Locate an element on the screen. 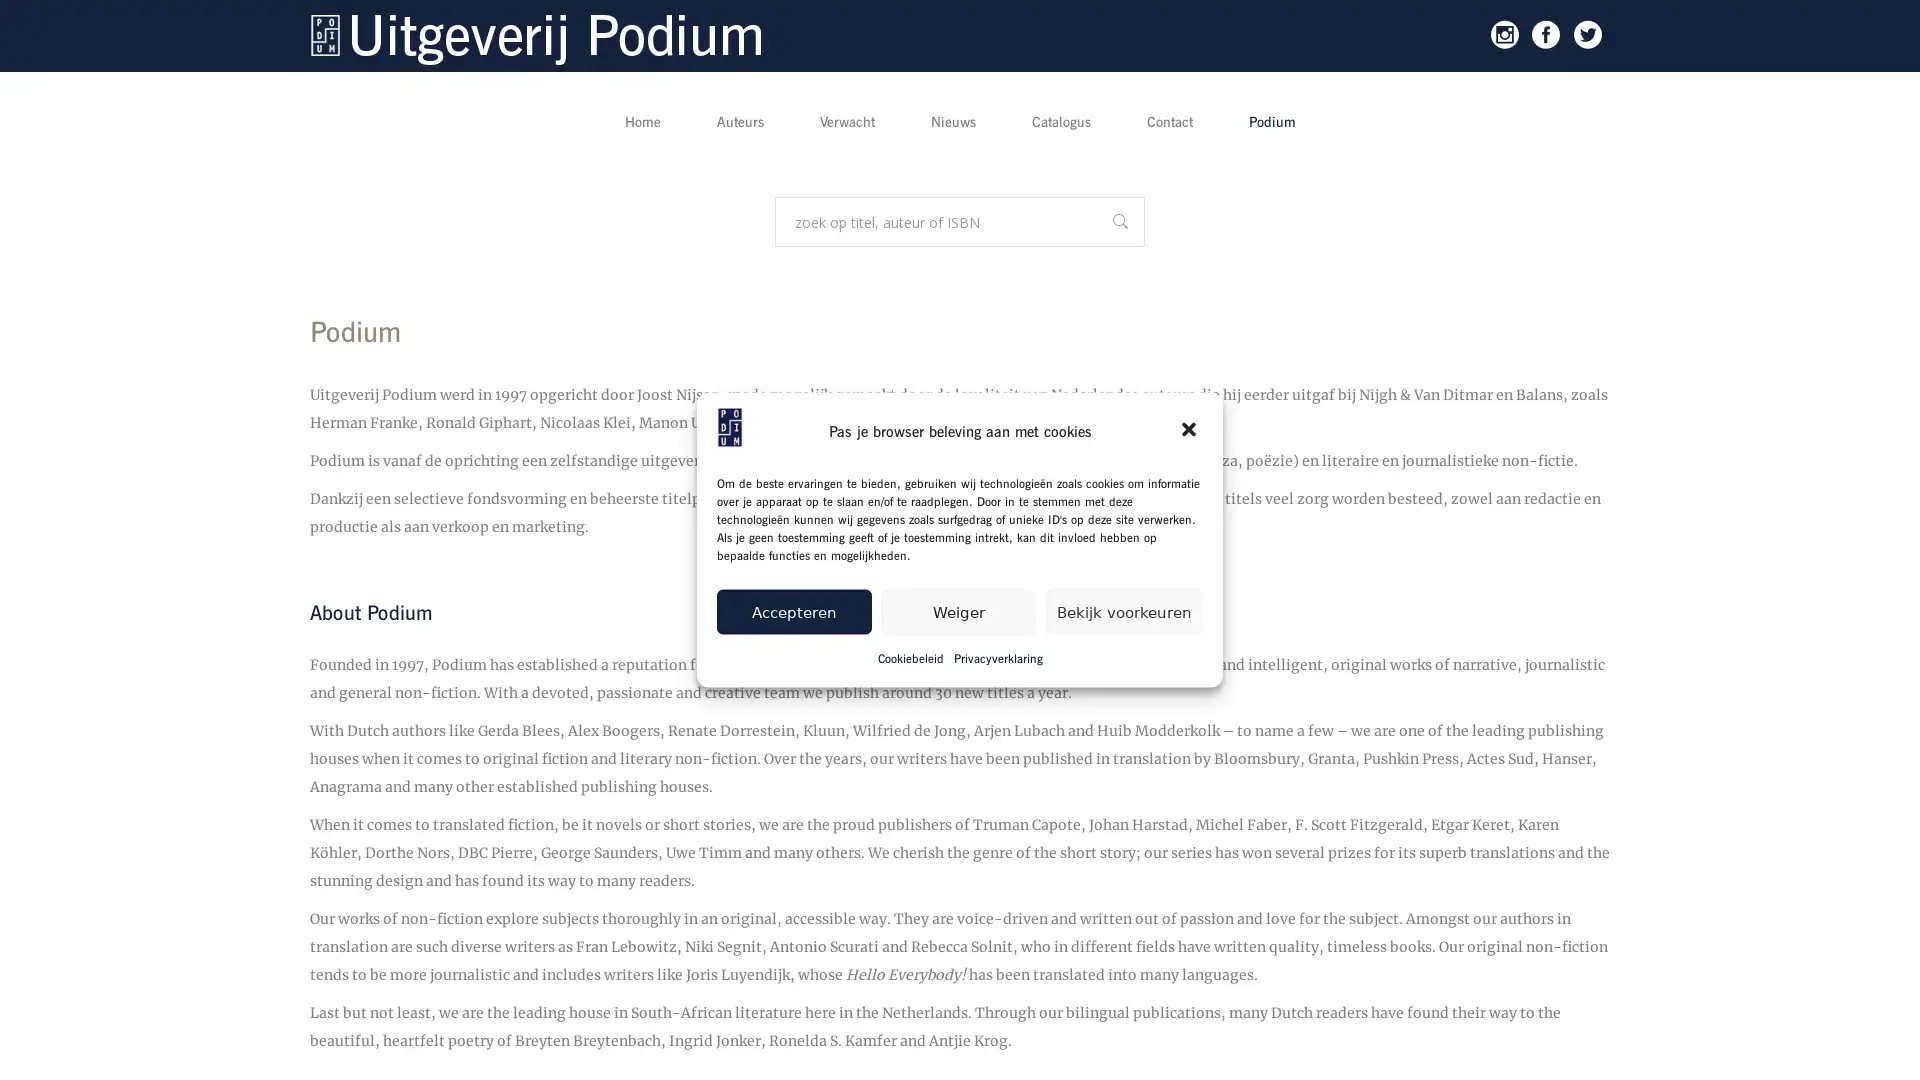 The height and width of the screenshot is (1080, 1920). close-dialog is located at coordinates (1190, 430).